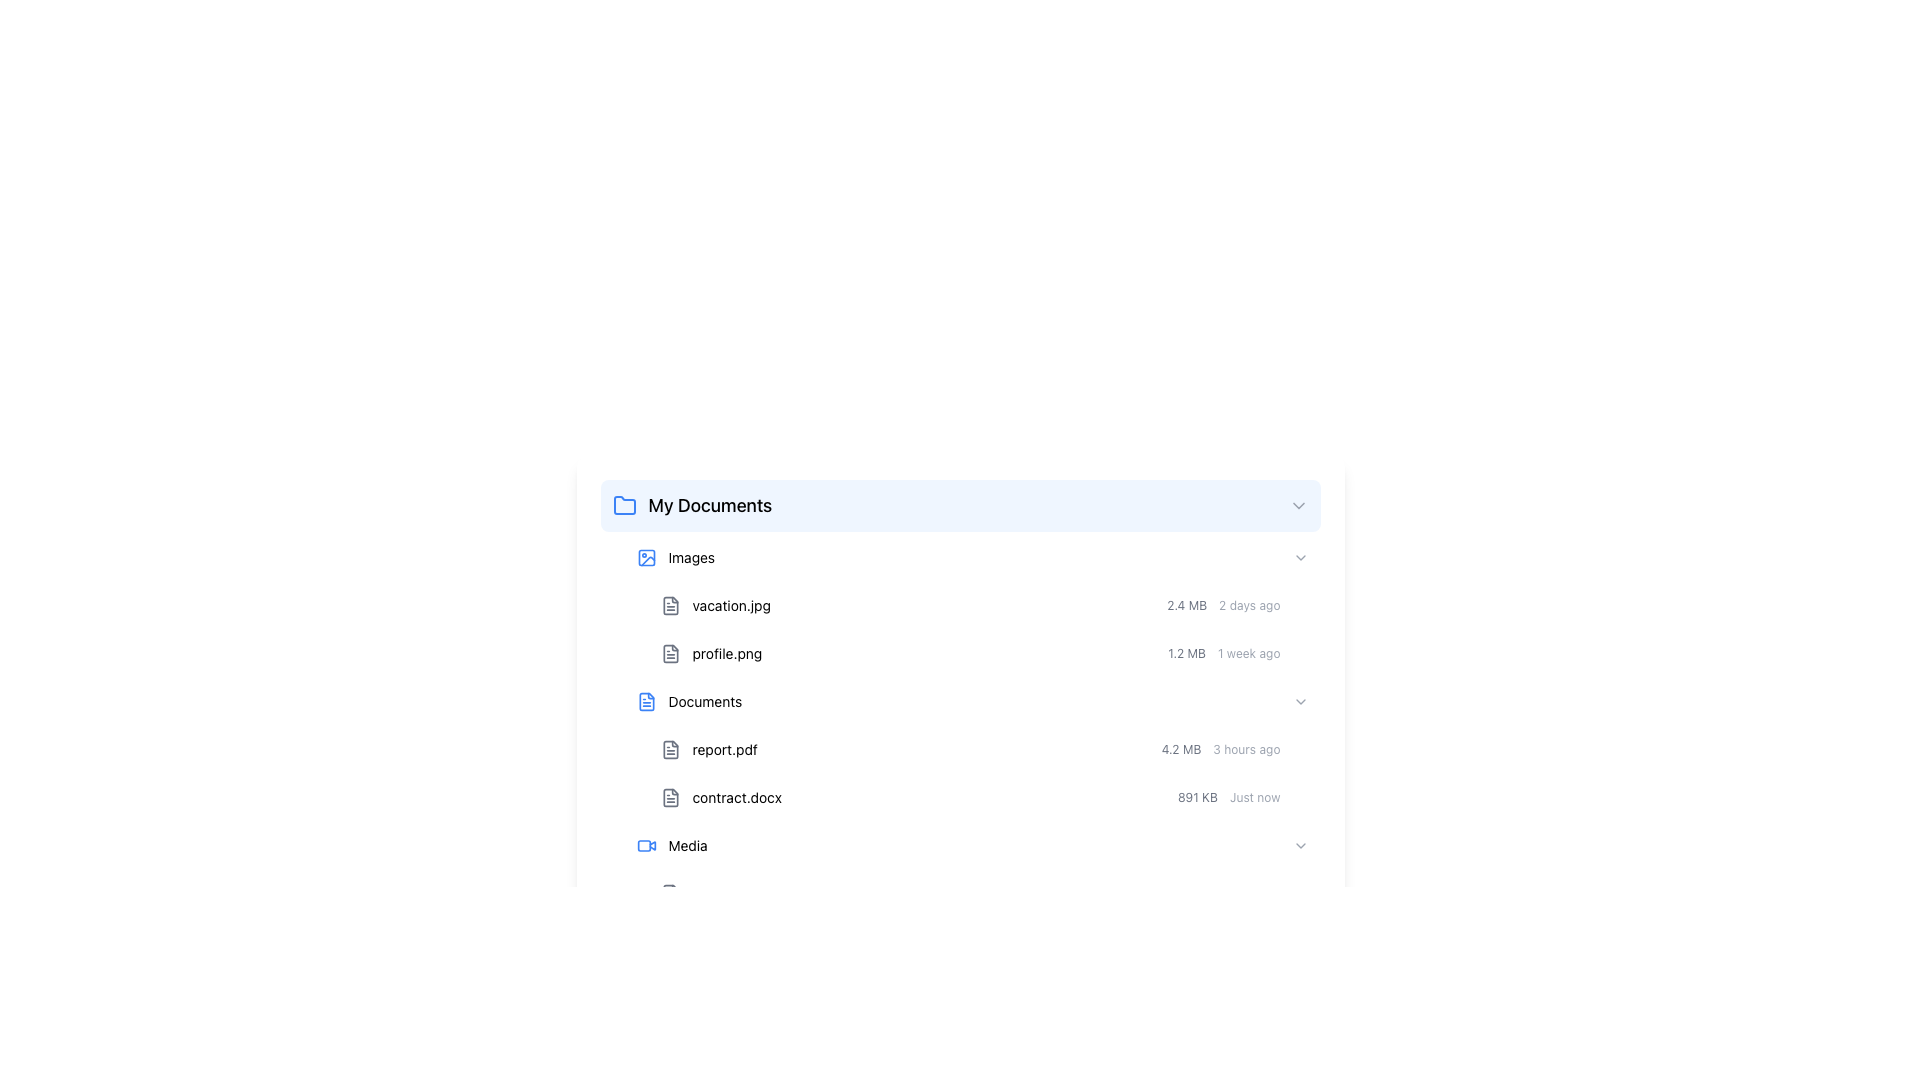 This screenshot has height=1080, width=1920. Describe the element at coordinates (670, 604) in the screenshot. I see `the document file icon, which is the main graphical representation of a file type, centrally placed in the file browser interface` at that location.